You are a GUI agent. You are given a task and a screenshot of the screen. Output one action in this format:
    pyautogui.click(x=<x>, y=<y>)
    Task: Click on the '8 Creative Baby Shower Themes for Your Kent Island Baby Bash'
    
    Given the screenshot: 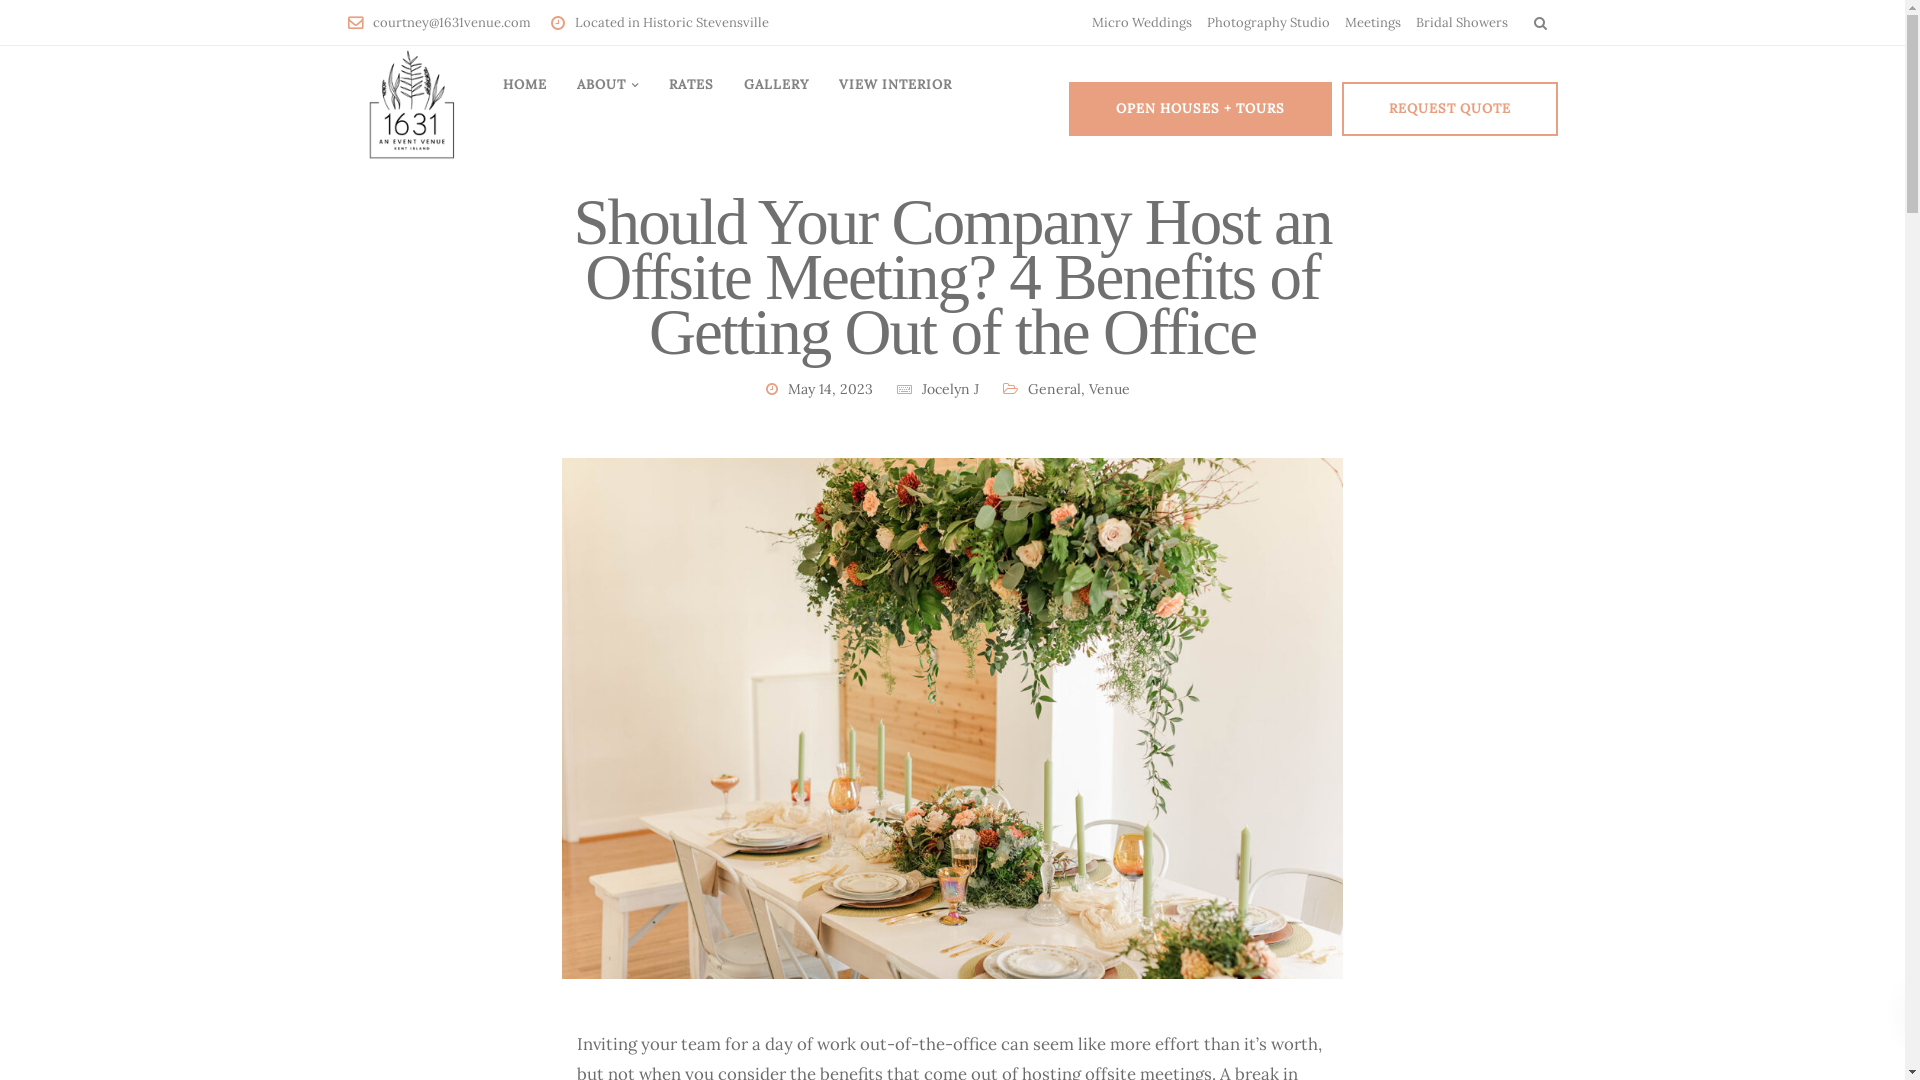 What is the action you would take?
    pyautogui.click(x=936, y=741)
    